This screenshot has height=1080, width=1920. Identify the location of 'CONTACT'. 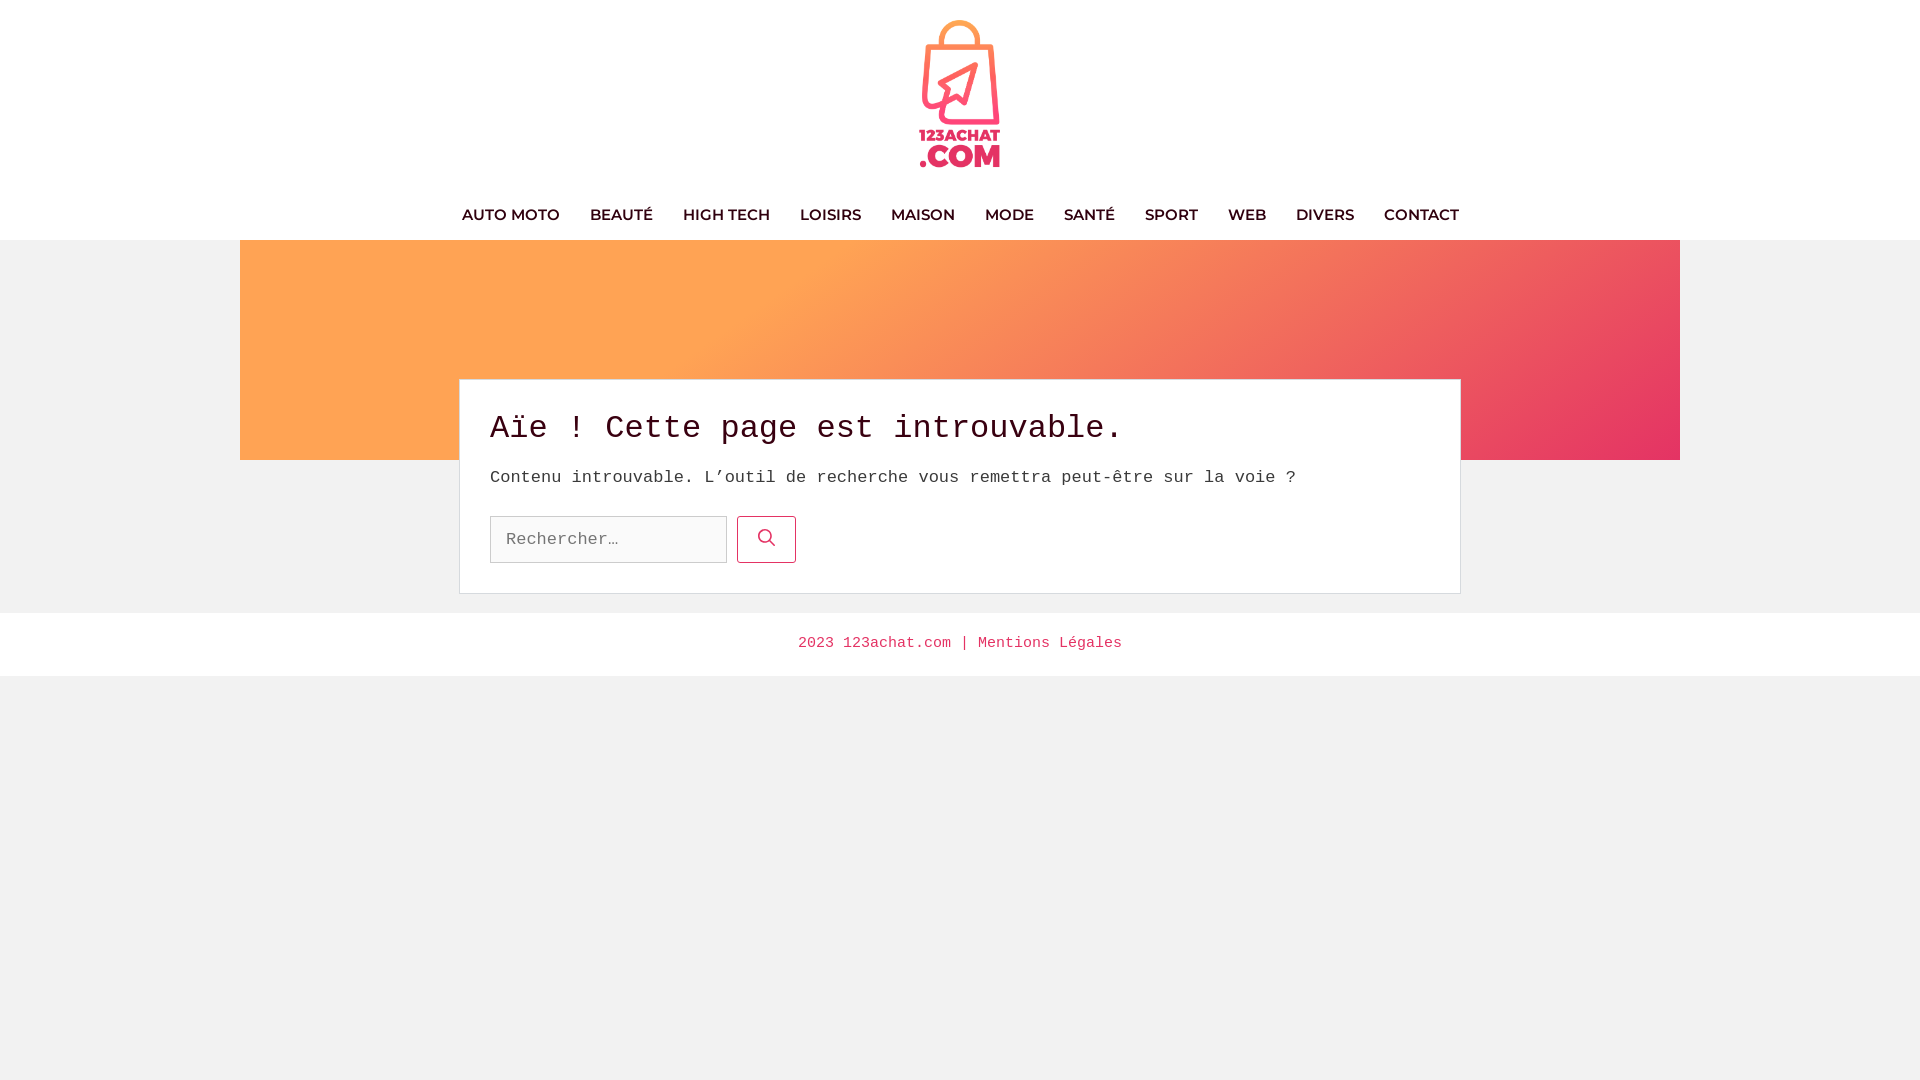
(1367, 215).